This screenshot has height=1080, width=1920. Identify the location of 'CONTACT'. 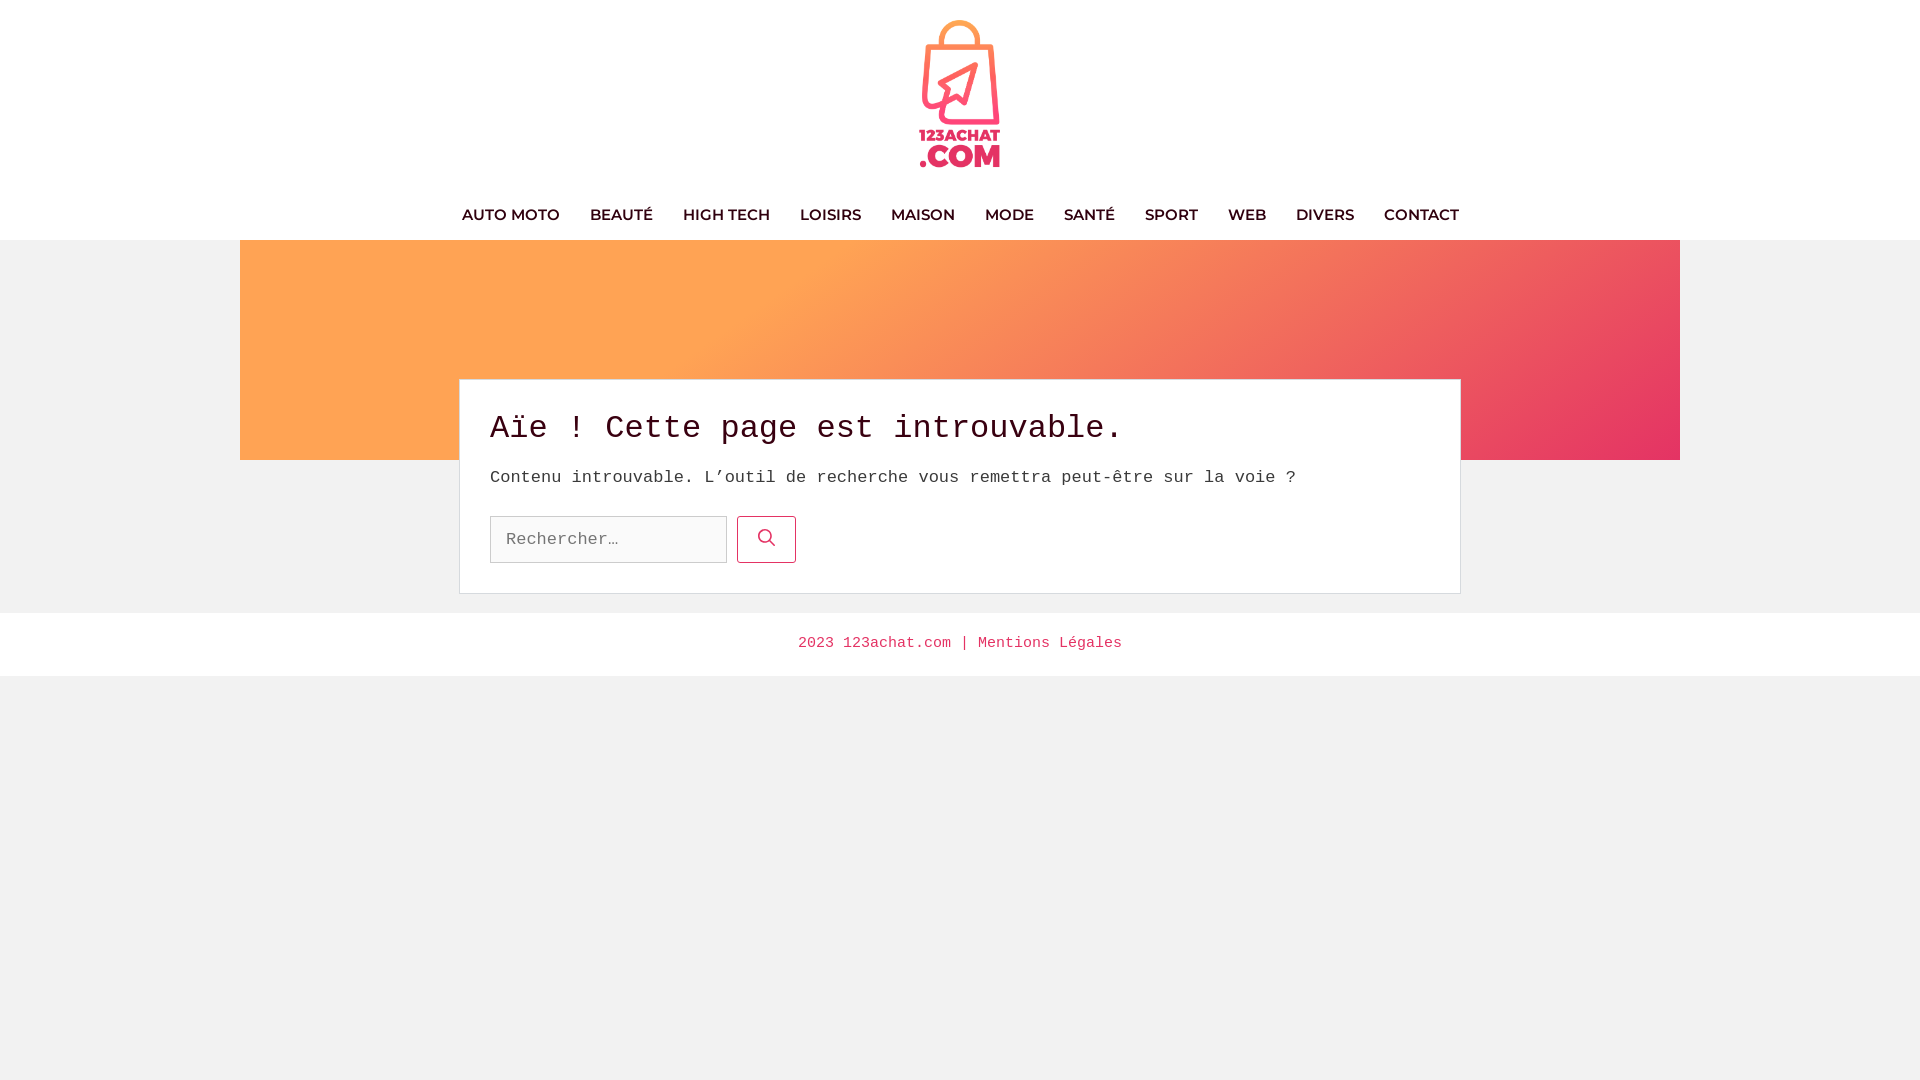
(1367, 215).